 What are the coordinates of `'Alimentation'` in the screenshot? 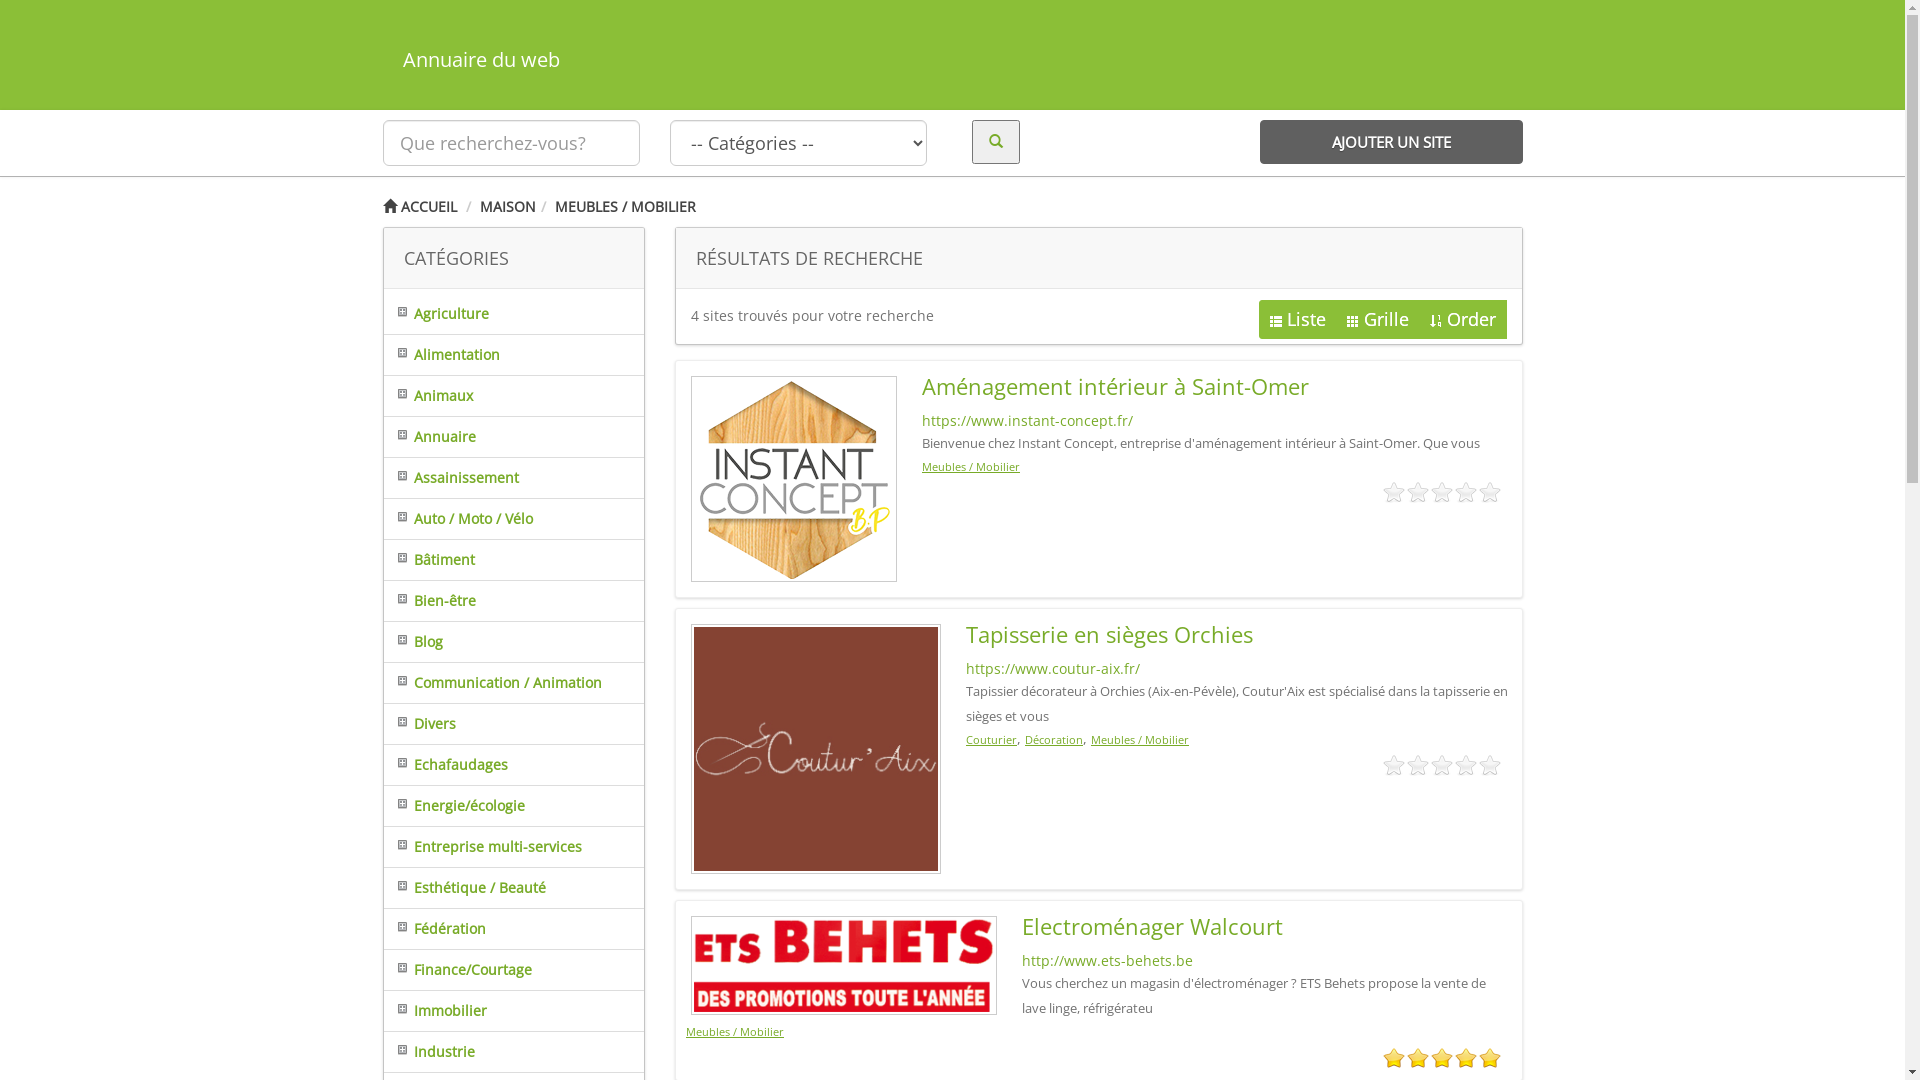 It's located at (384, 353).